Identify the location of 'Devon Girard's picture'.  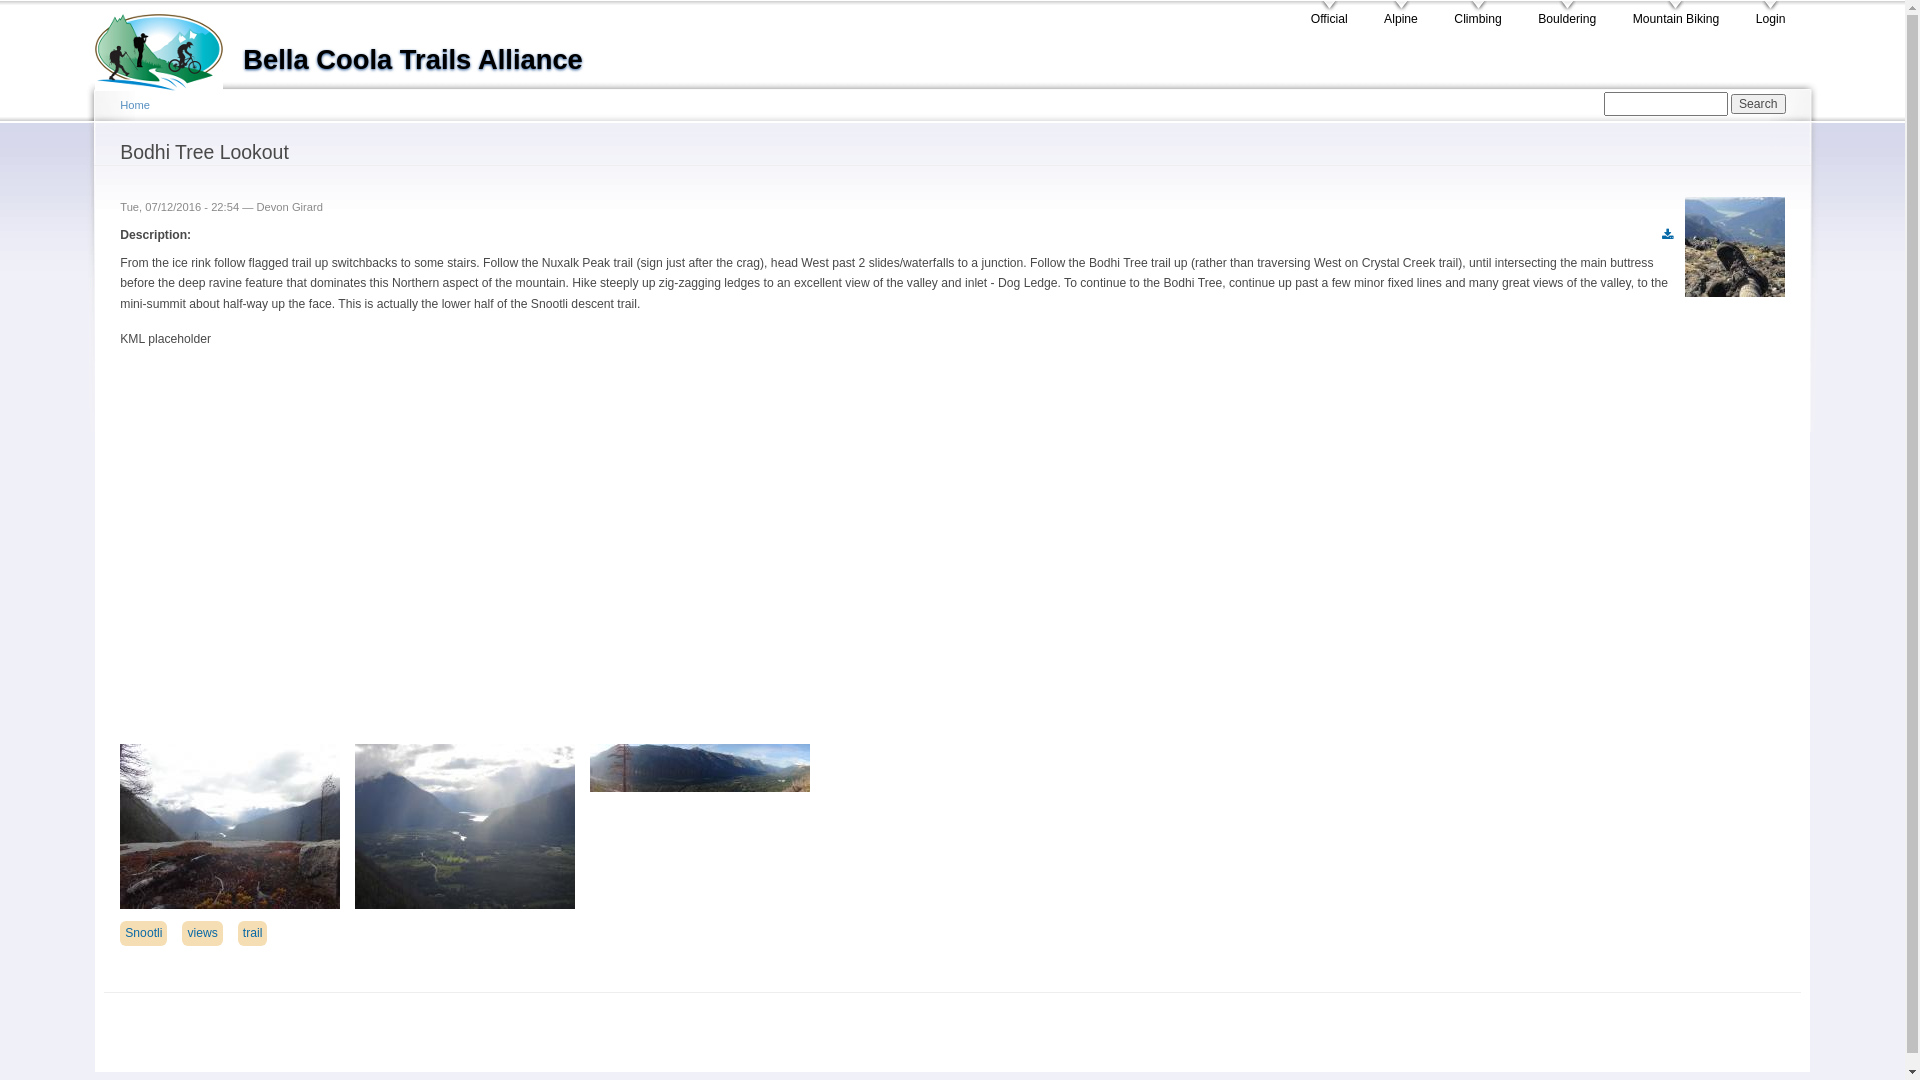
(1683, 245).